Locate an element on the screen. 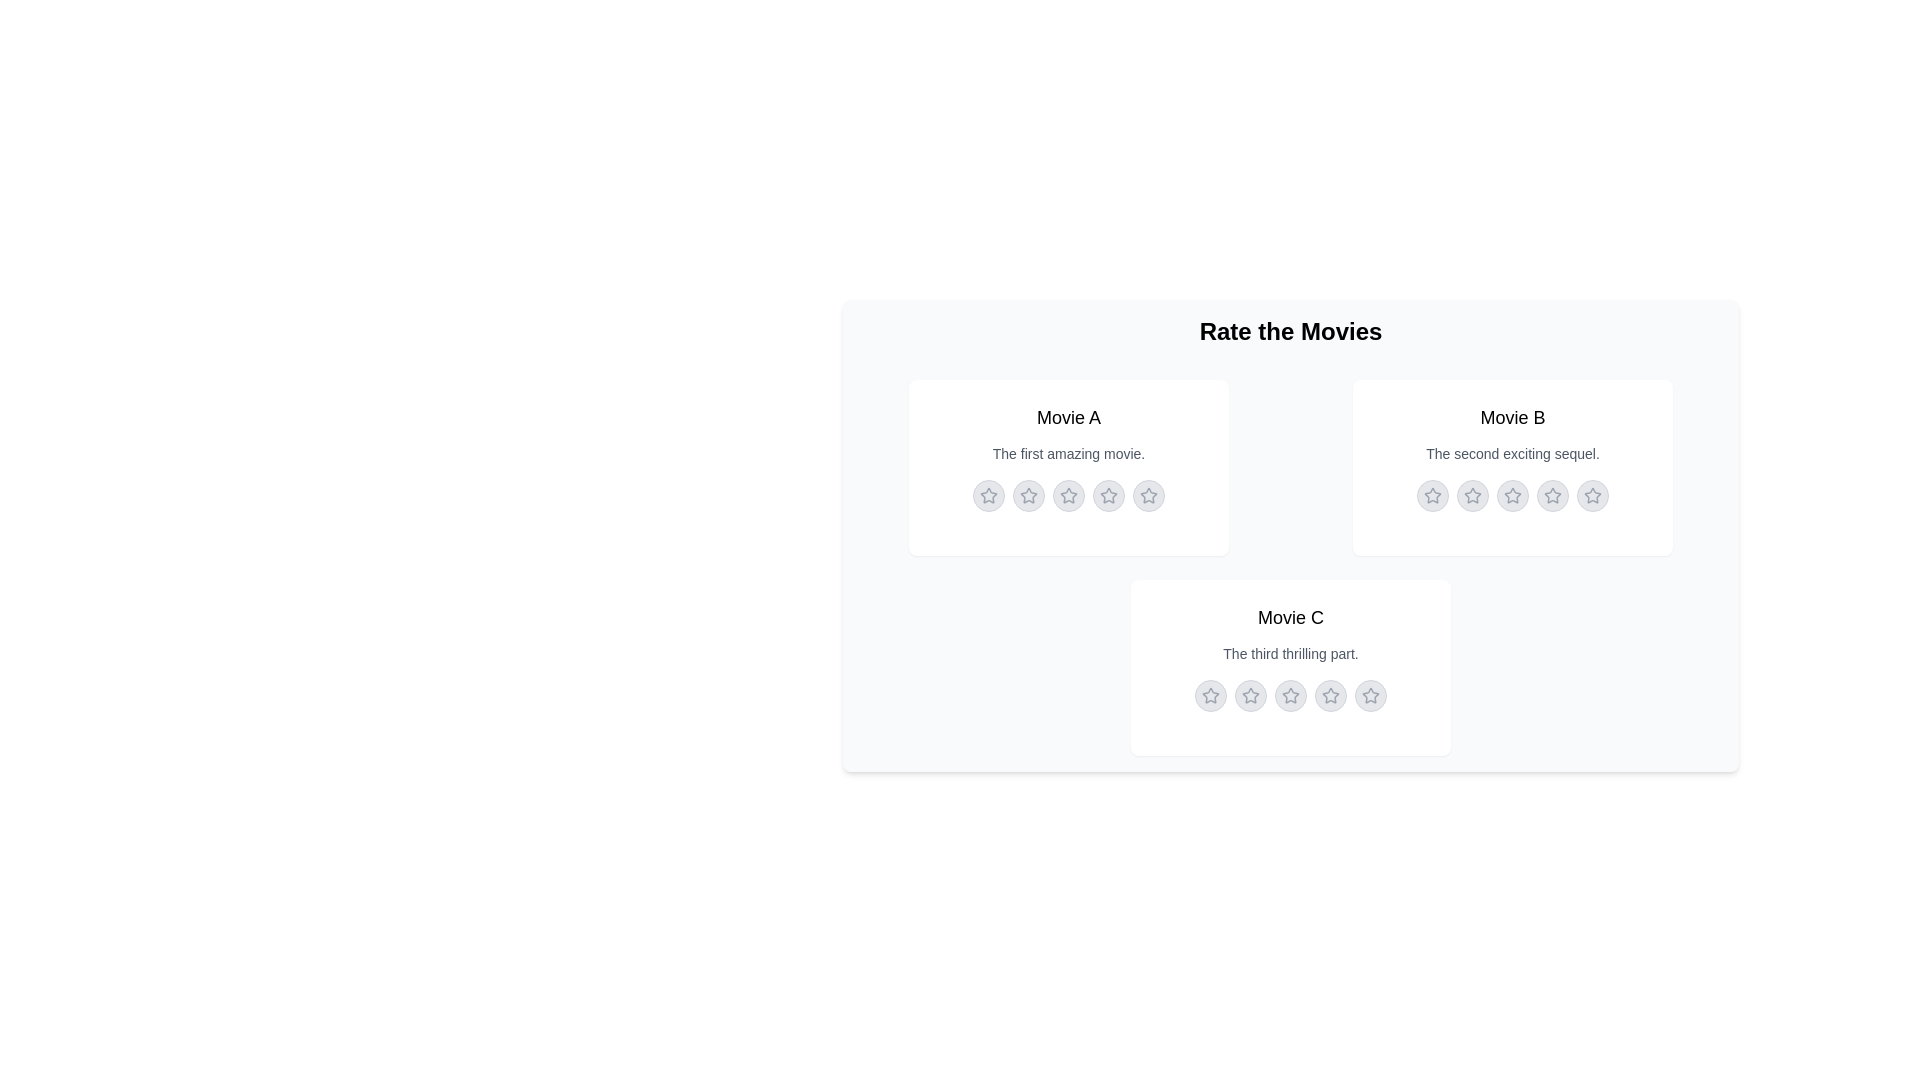  the first button in the horizontal row directly under the text 'Movie B' to register a rating action is located at coordinates (1432, 495).